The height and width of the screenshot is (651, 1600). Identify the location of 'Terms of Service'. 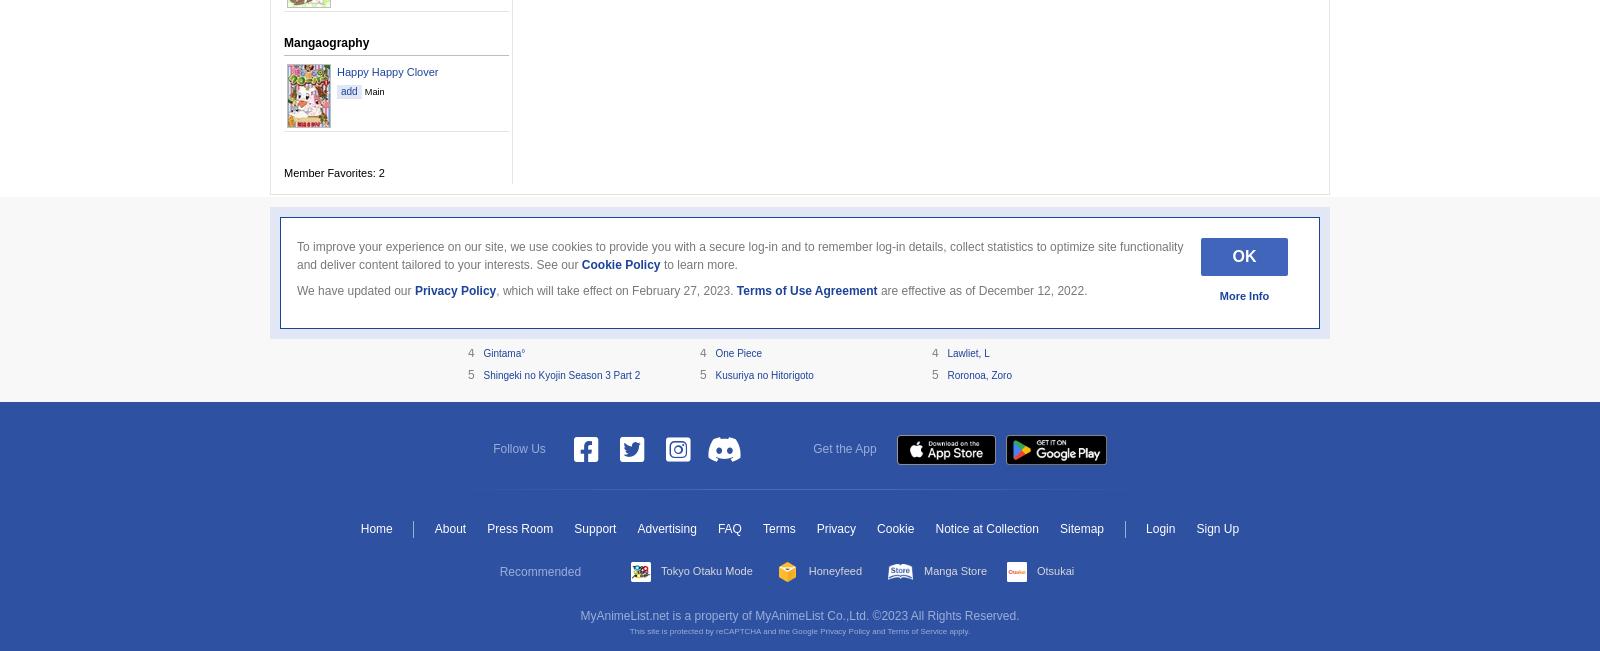
(886, 630).